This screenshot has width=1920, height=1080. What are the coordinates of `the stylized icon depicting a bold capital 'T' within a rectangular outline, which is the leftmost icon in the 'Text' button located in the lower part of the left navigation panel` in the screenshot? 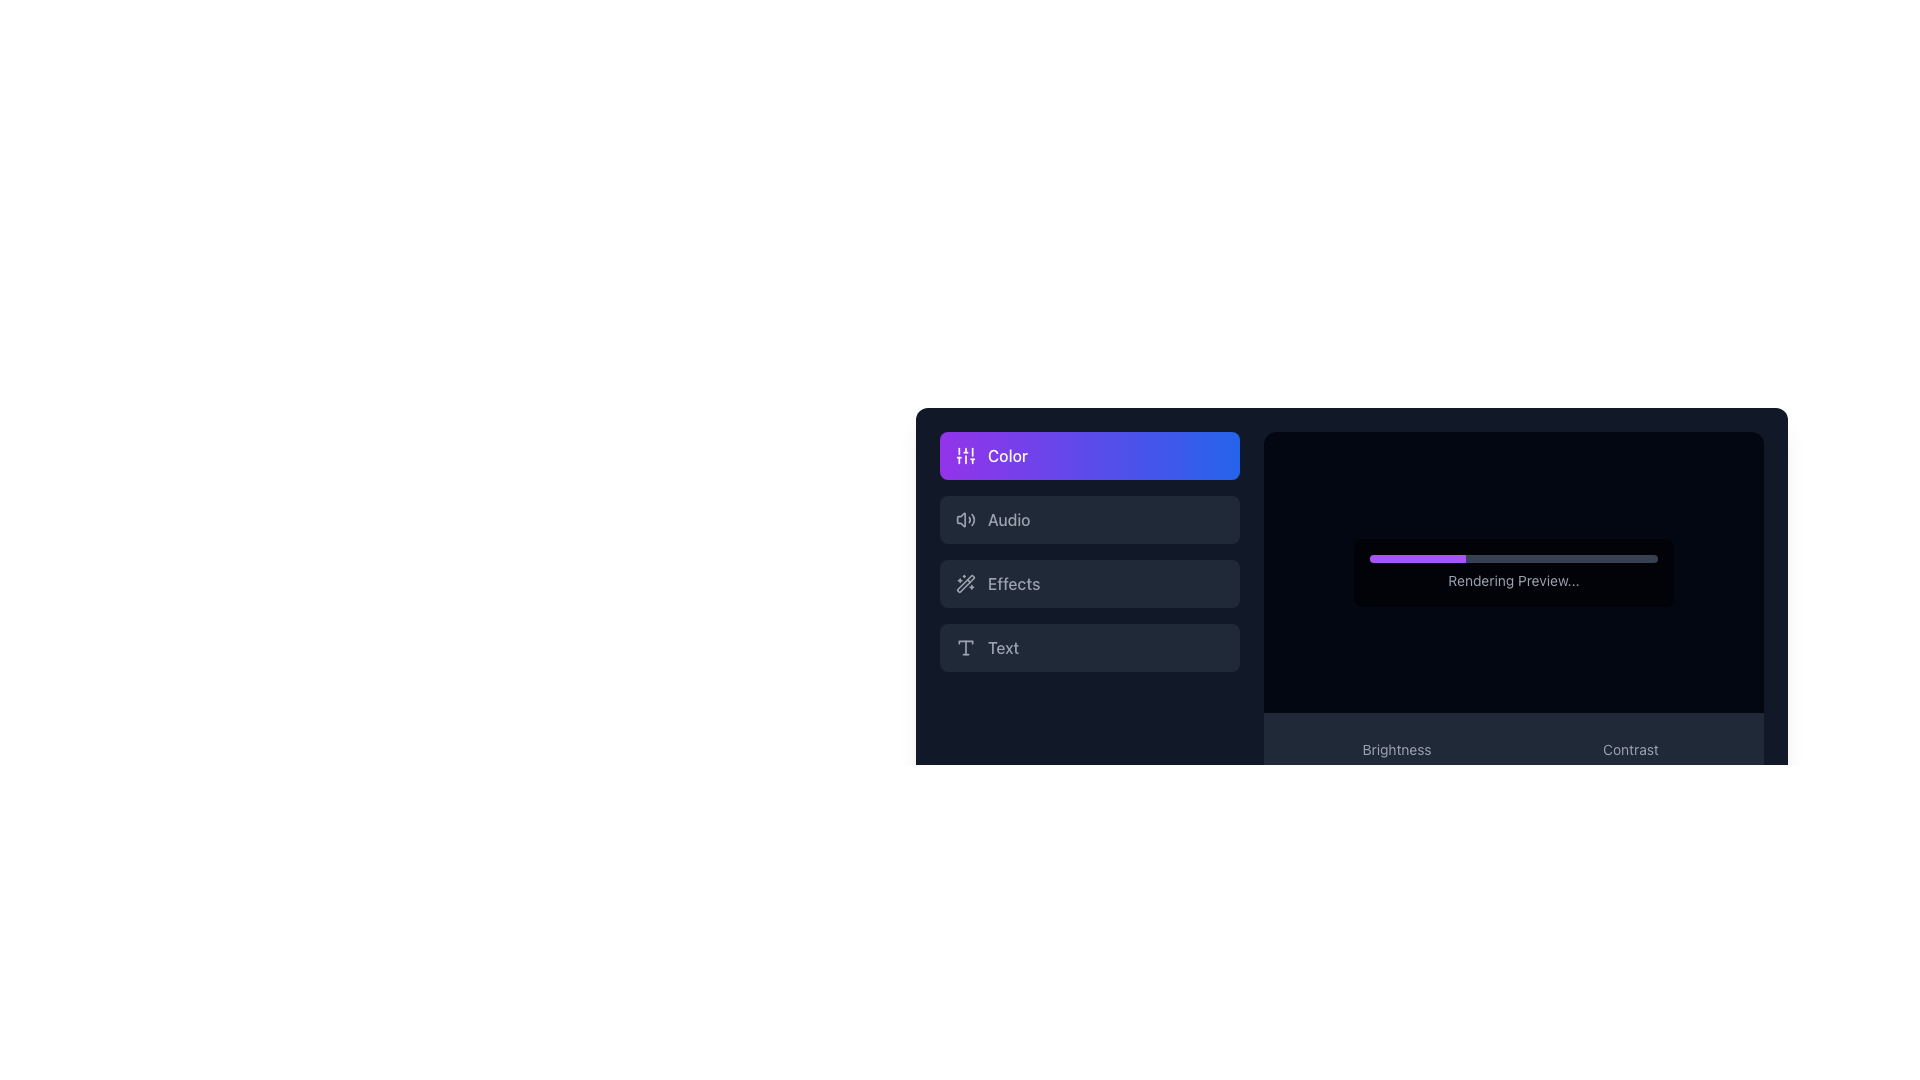 It's located at (965, 648).